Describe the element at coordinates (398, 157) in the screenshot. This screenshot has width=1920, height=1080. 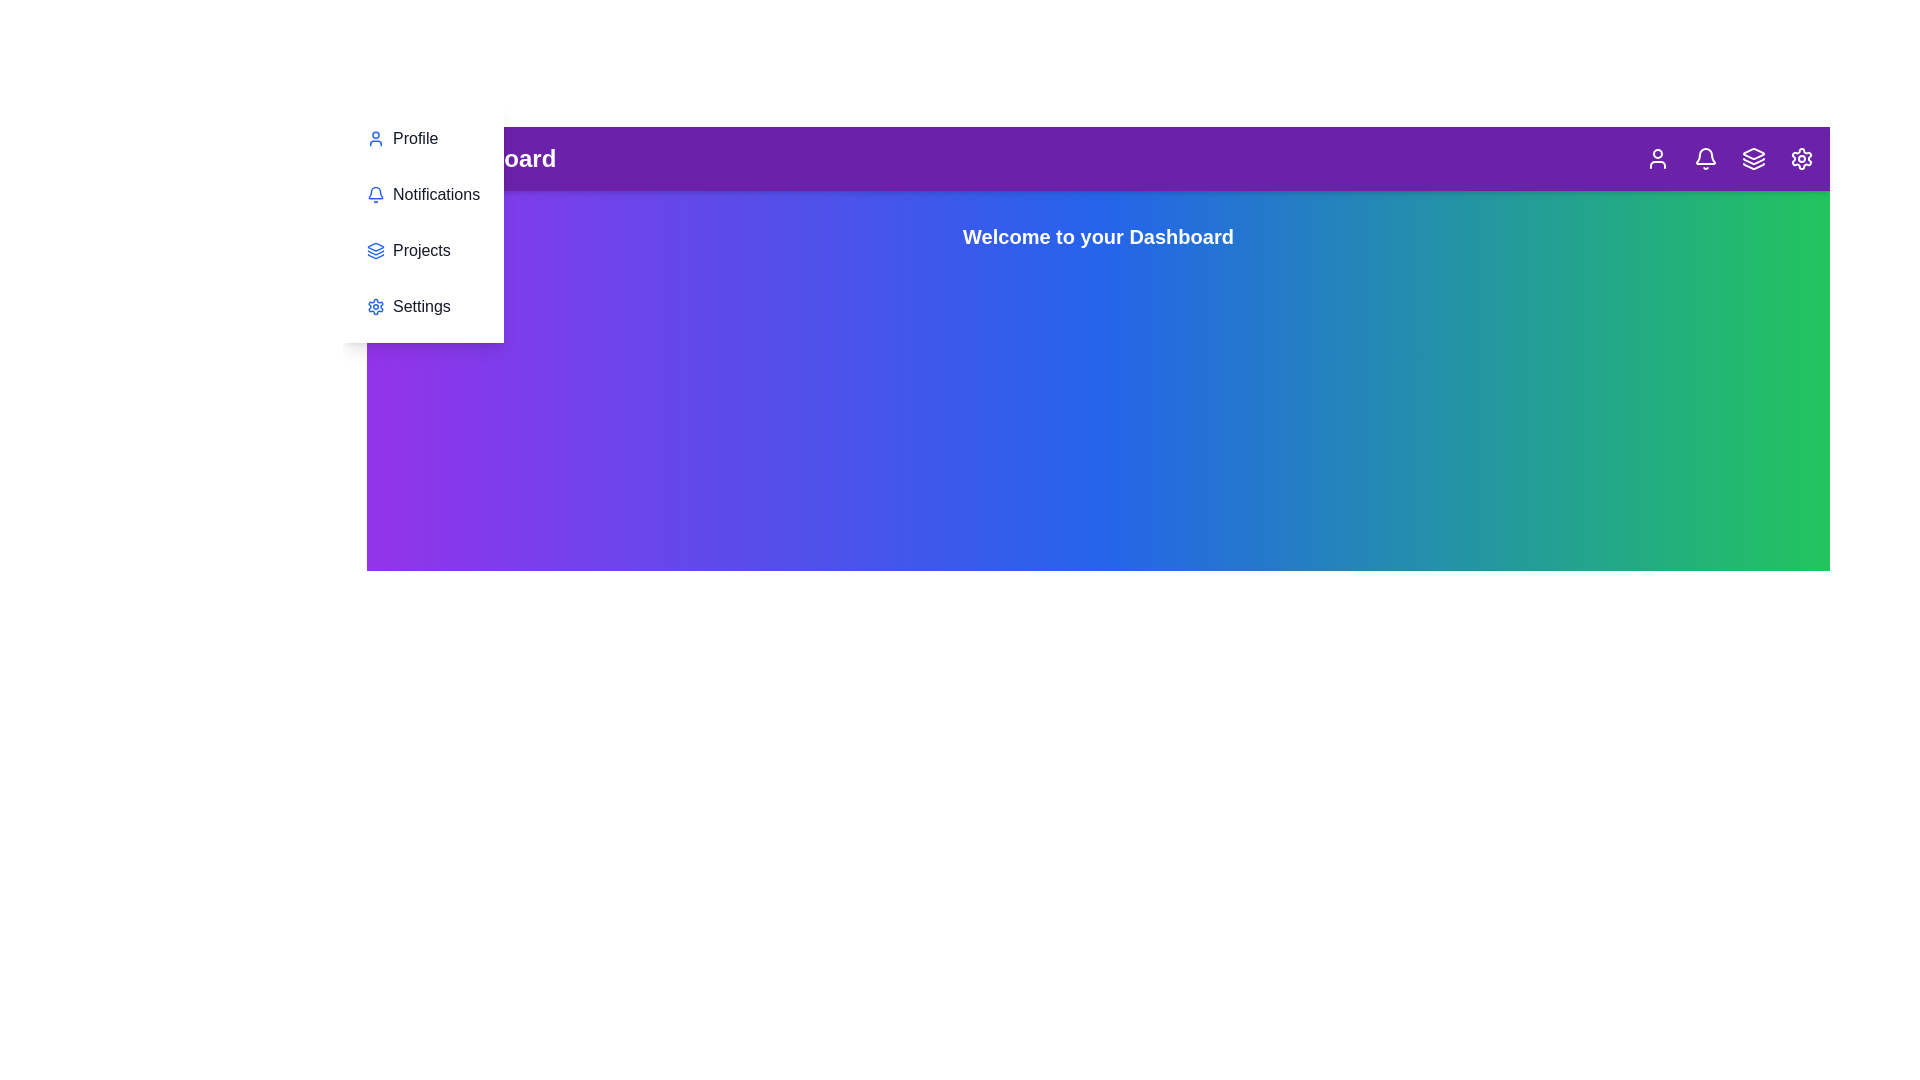
I see `the menu icon to toggle the menu visibility` at that location.